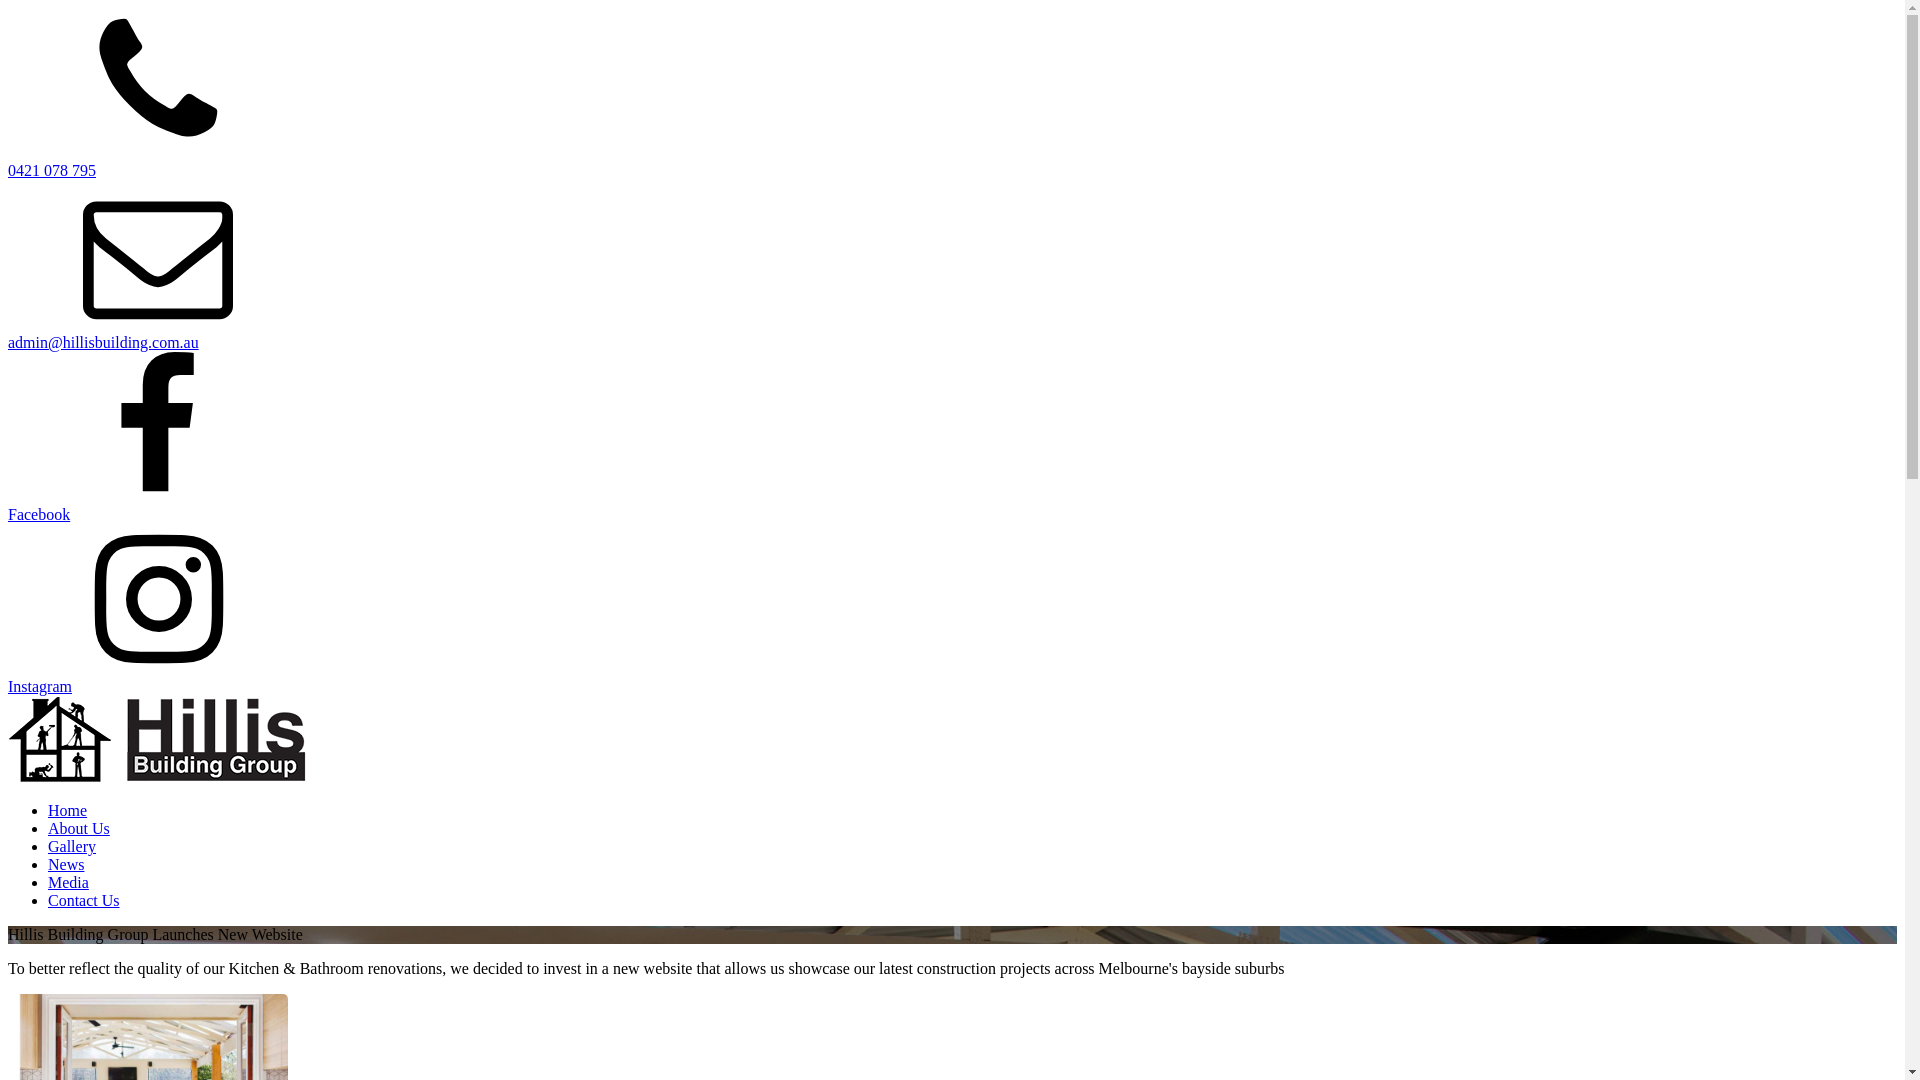 The height and width of the screenshot is (1080, 1920). Describe the element at coordinates (52, 169) in the screenshot. I see `'0421 078 795'` at that location.